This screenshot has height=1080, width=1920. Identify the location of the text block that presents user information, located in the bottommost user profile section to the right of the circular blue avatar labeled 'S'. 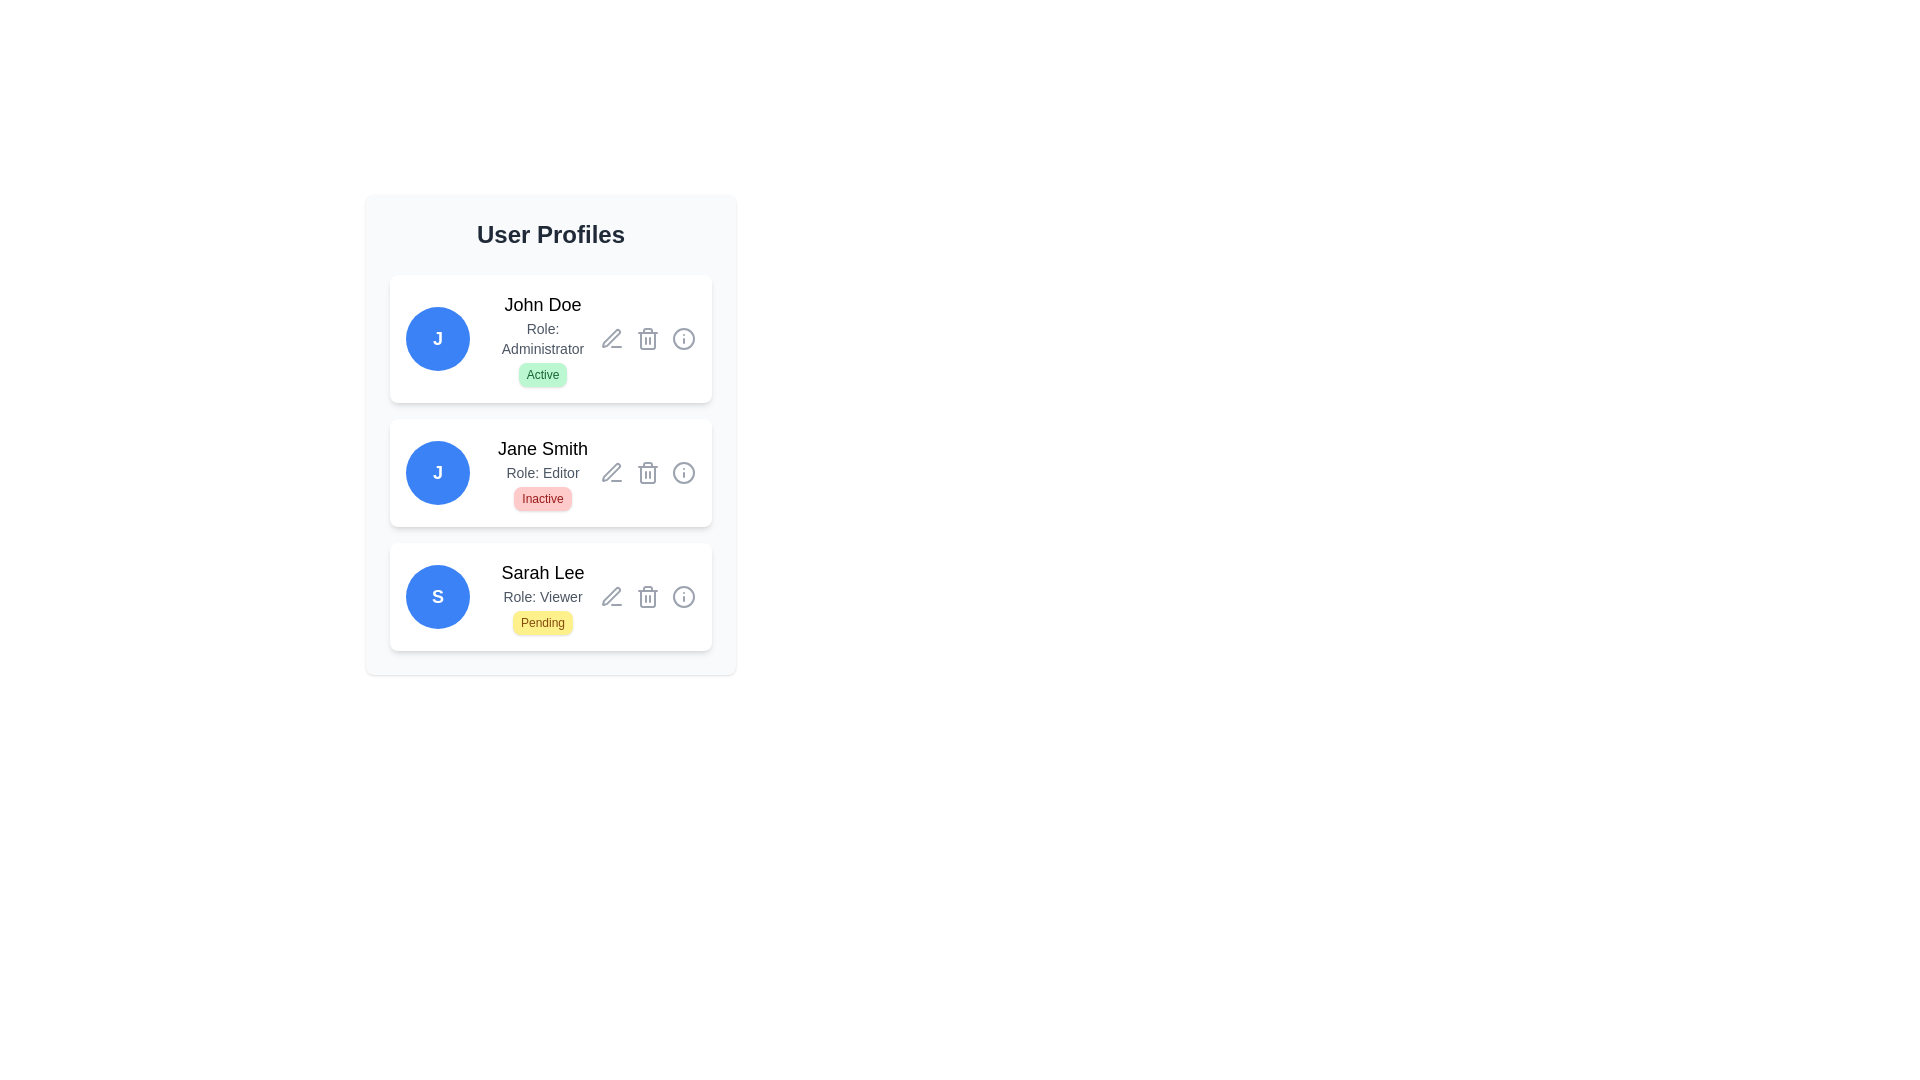
(542, 596).